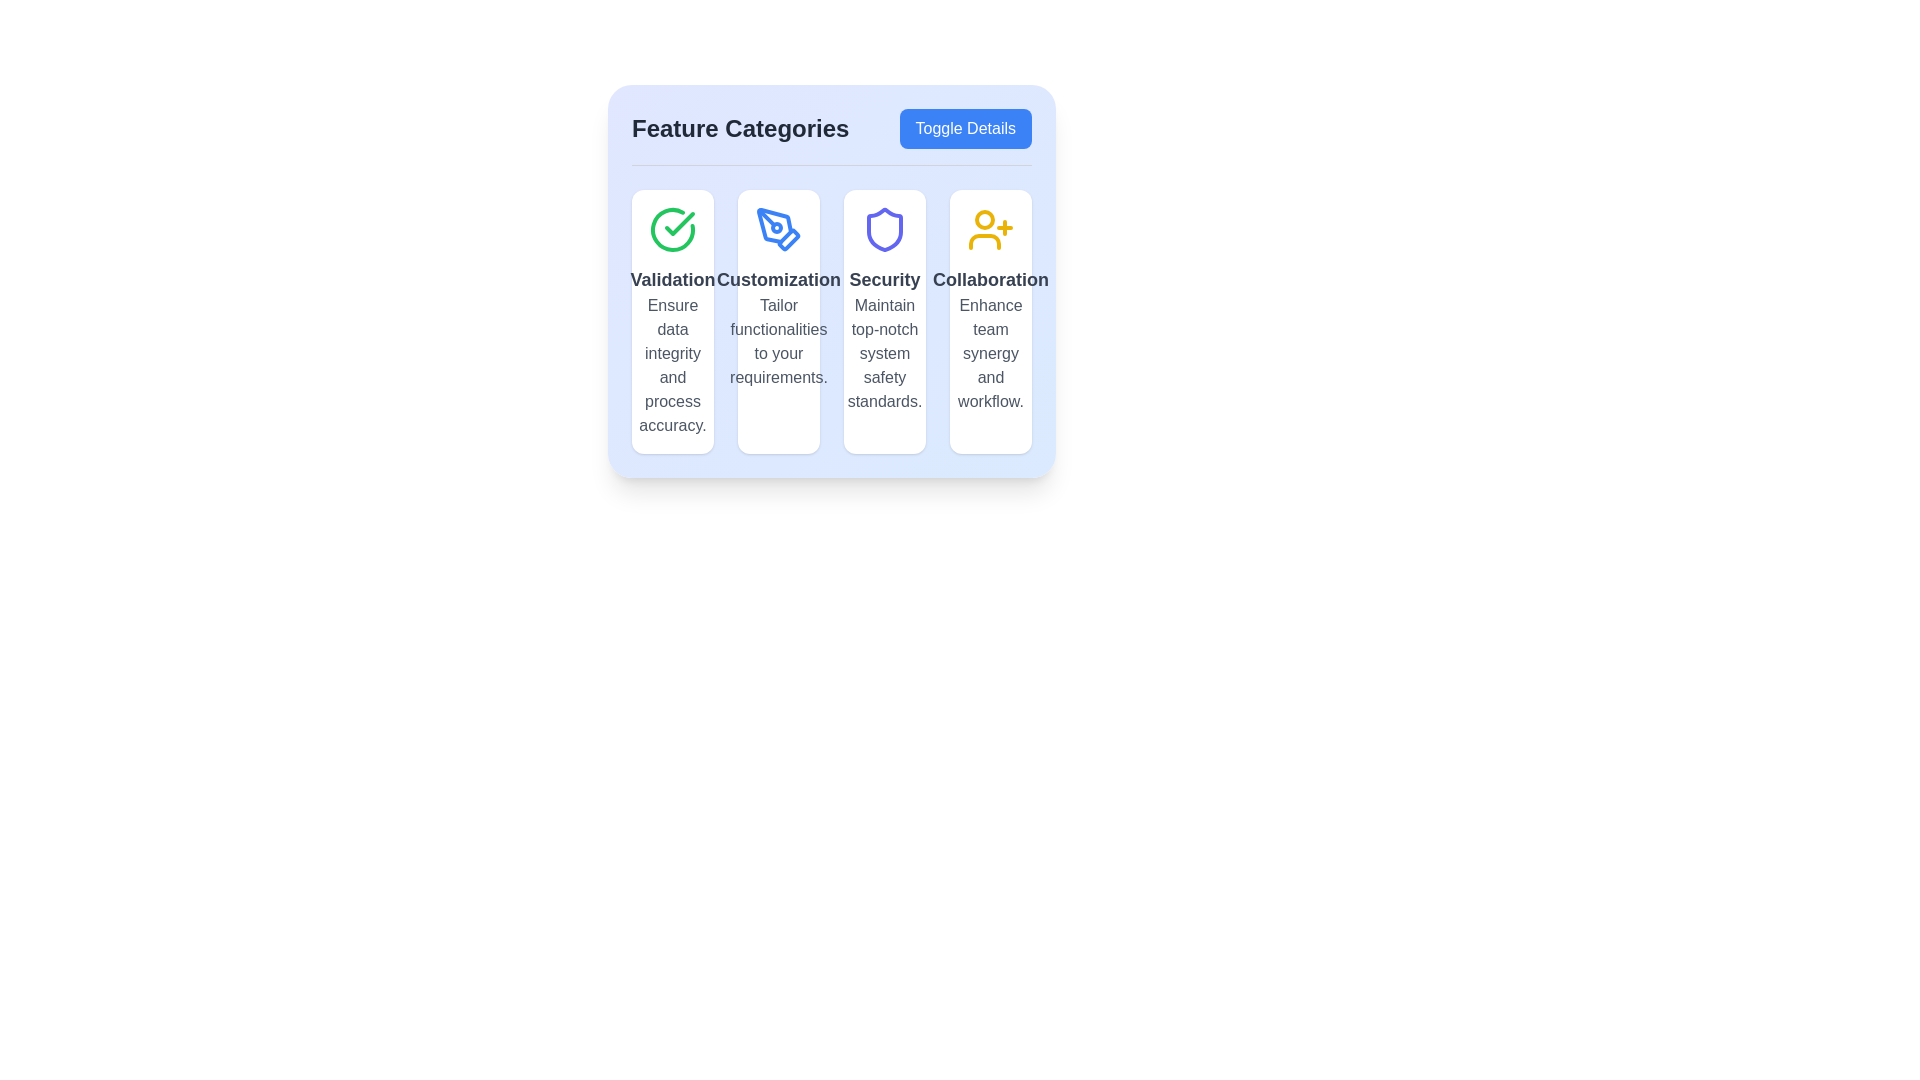 The image size is (1920, 1080). Describe the element at coordinates (672, 320) in the screenshot. I see `the Information Display Card that provides an overview of the 'Validation' feature, located as the first card in a horizontal grid of four cards` at that location.